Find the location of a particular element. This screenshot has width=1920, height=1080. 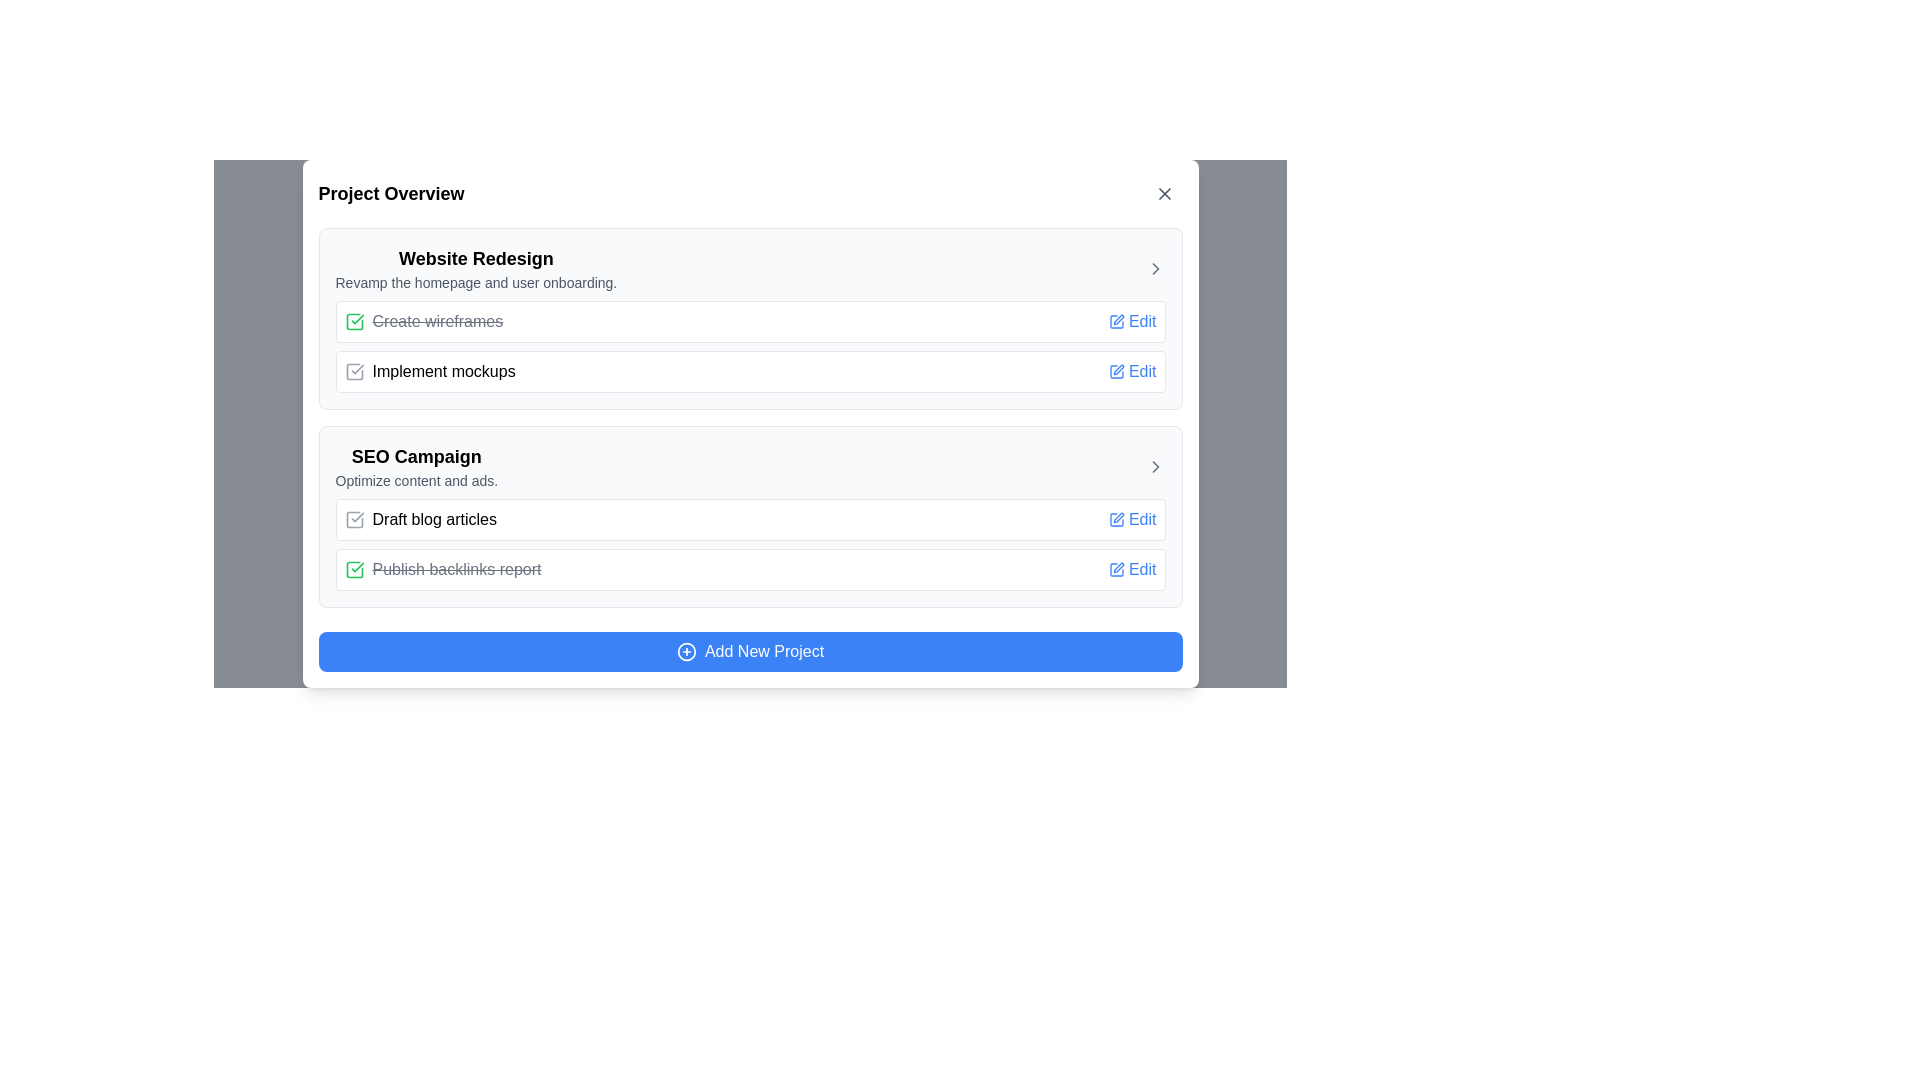

the checkboxes within the 'Website Redesign' project panel to mark tasks as completed is located at coordinates (749, 318).